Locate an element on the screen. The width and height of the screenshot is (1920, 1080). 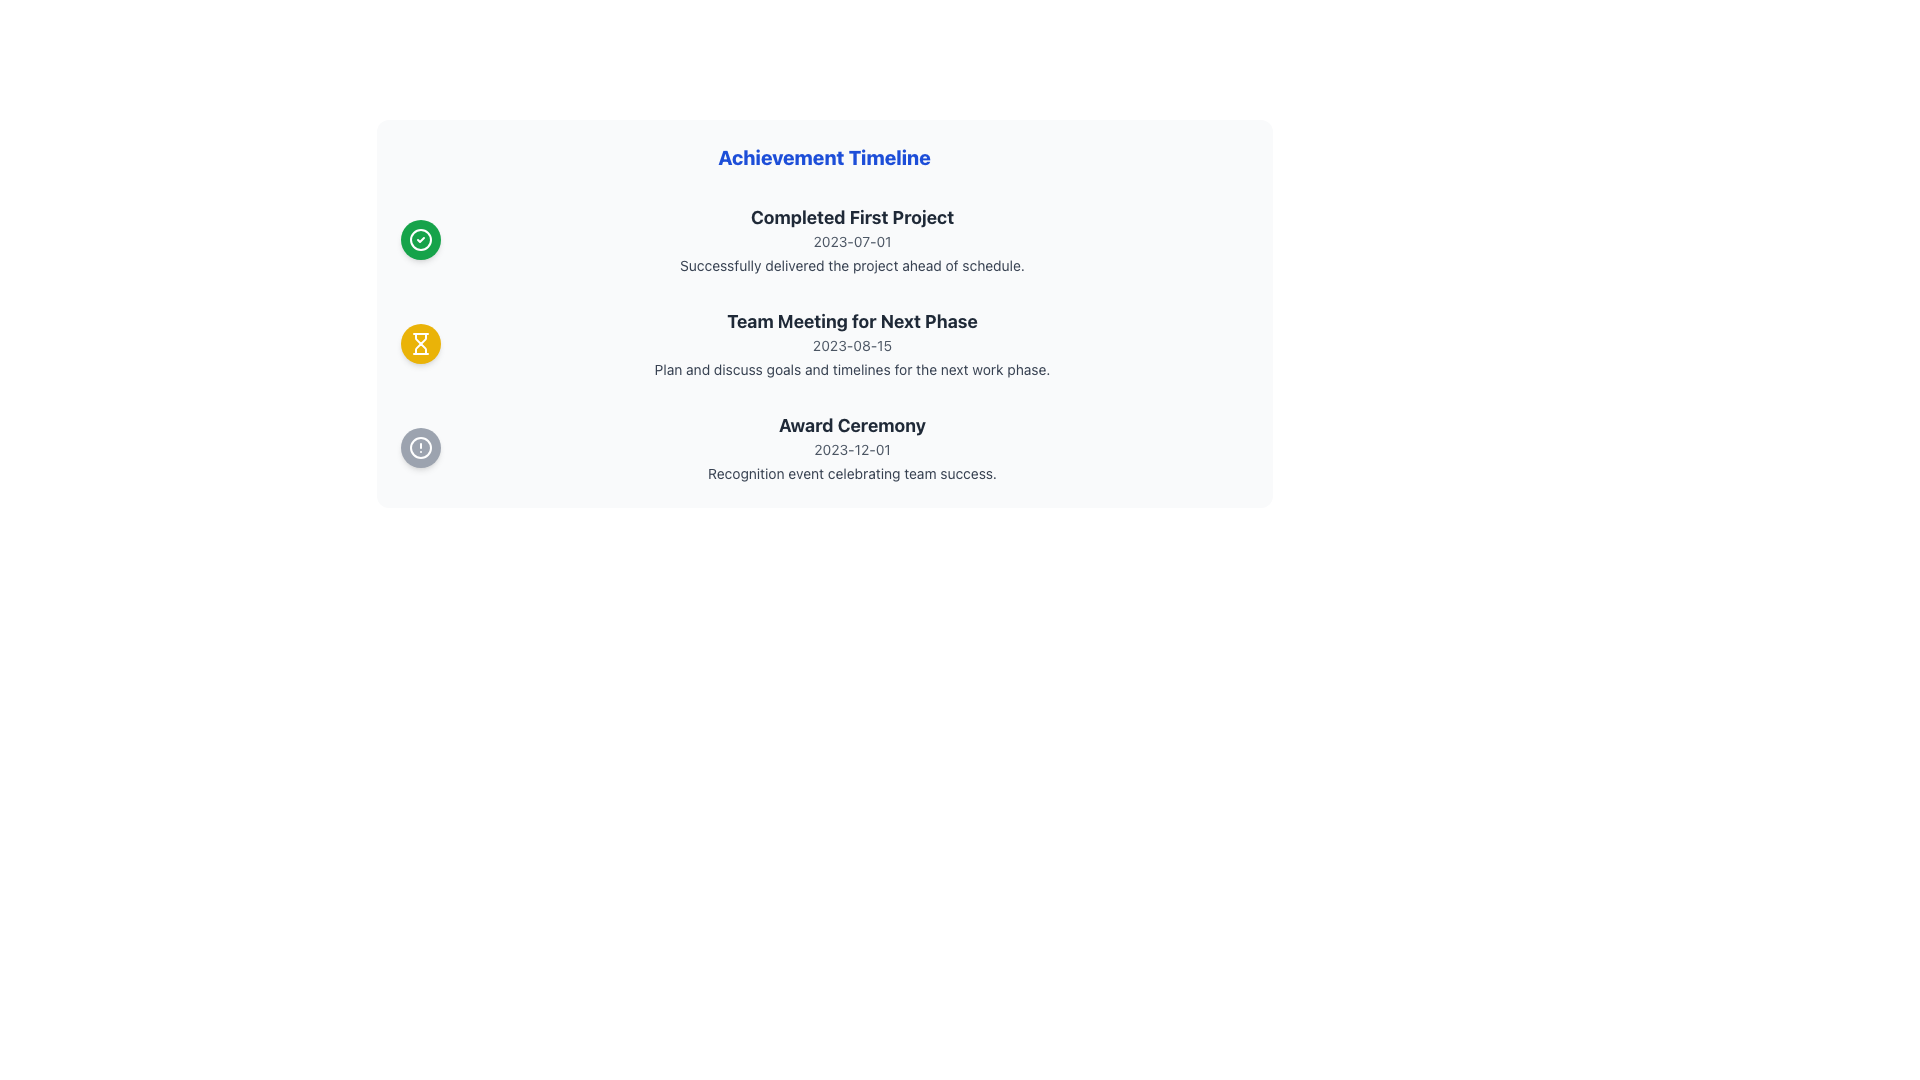
the text label that serves as the heading for the meeting or event, located centrally above the date '2023-08-15' and below 'Achievement Timeline.' is located at coordinates (852, 320).